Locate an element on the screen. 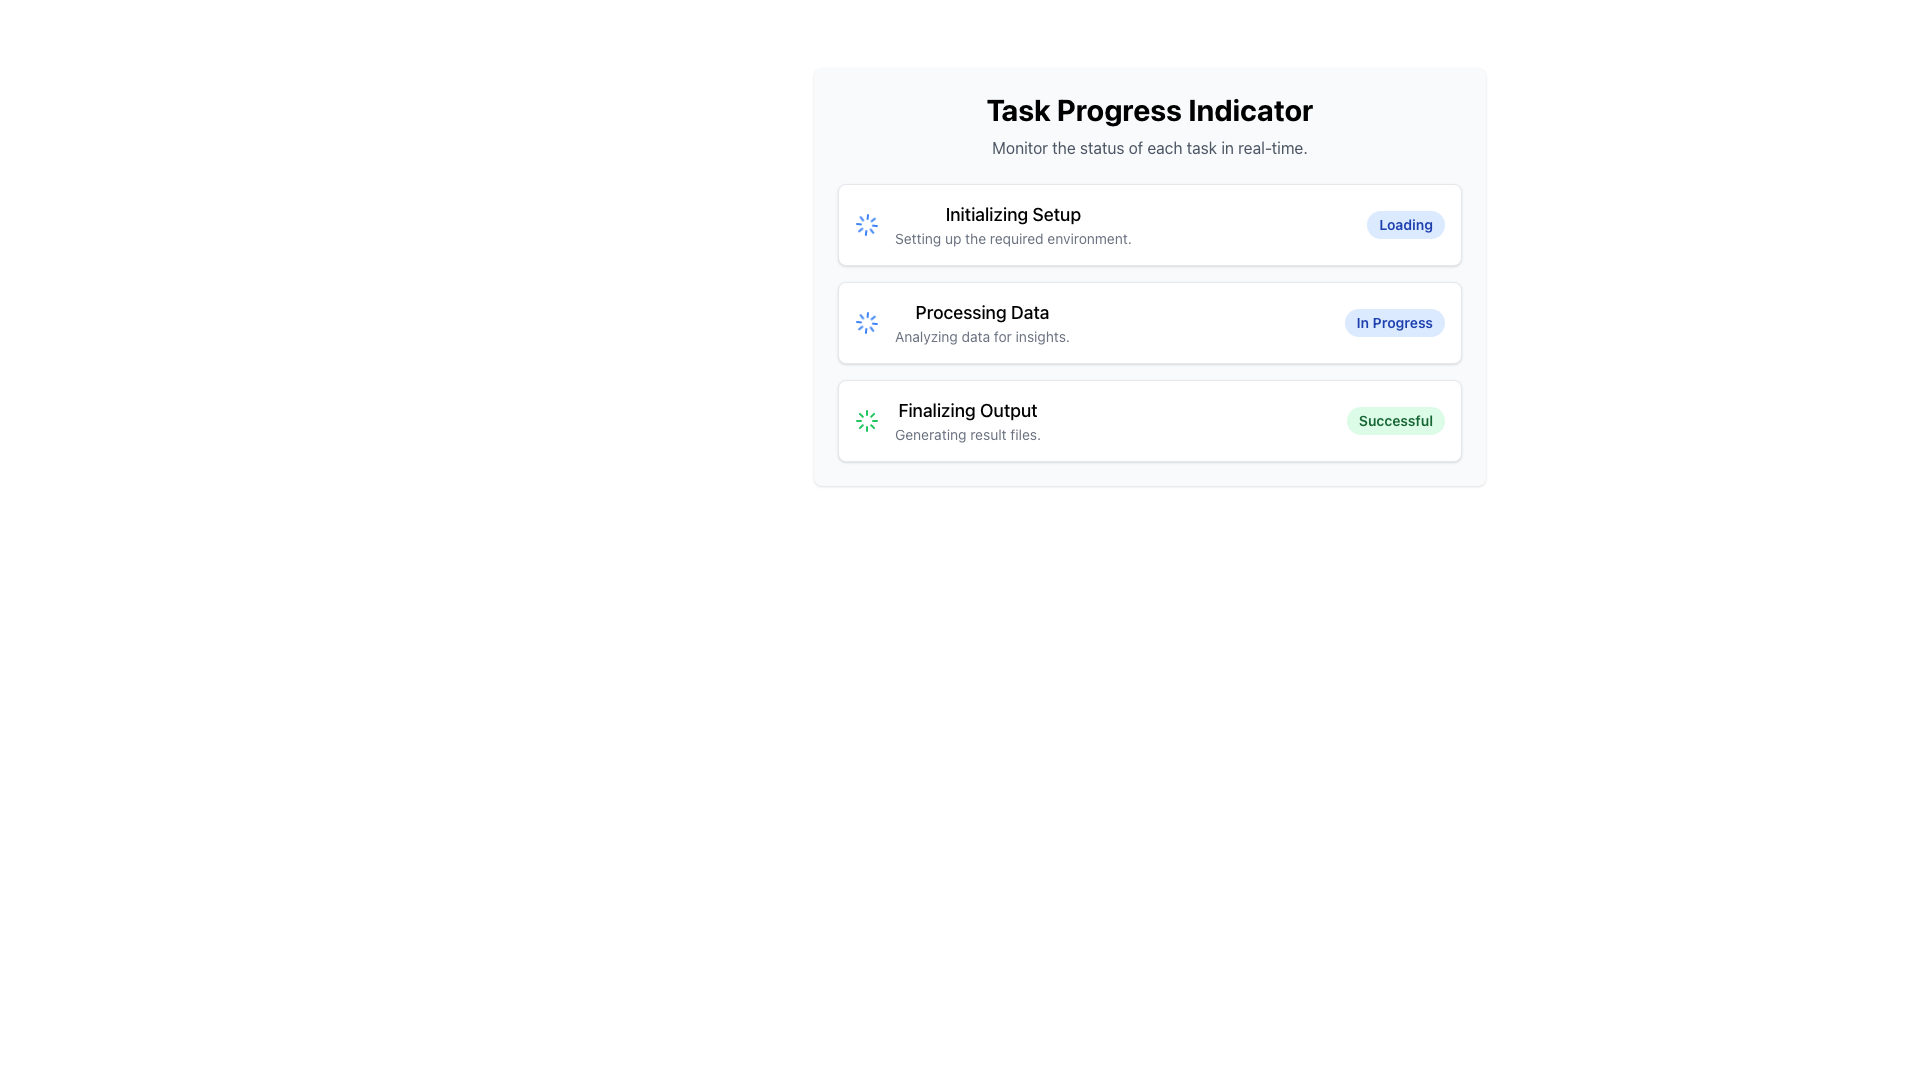  the Status card that indicates the successful completion of a task, located at the bottom of a vertical list of status cards is located at coordinates (1150, 419).